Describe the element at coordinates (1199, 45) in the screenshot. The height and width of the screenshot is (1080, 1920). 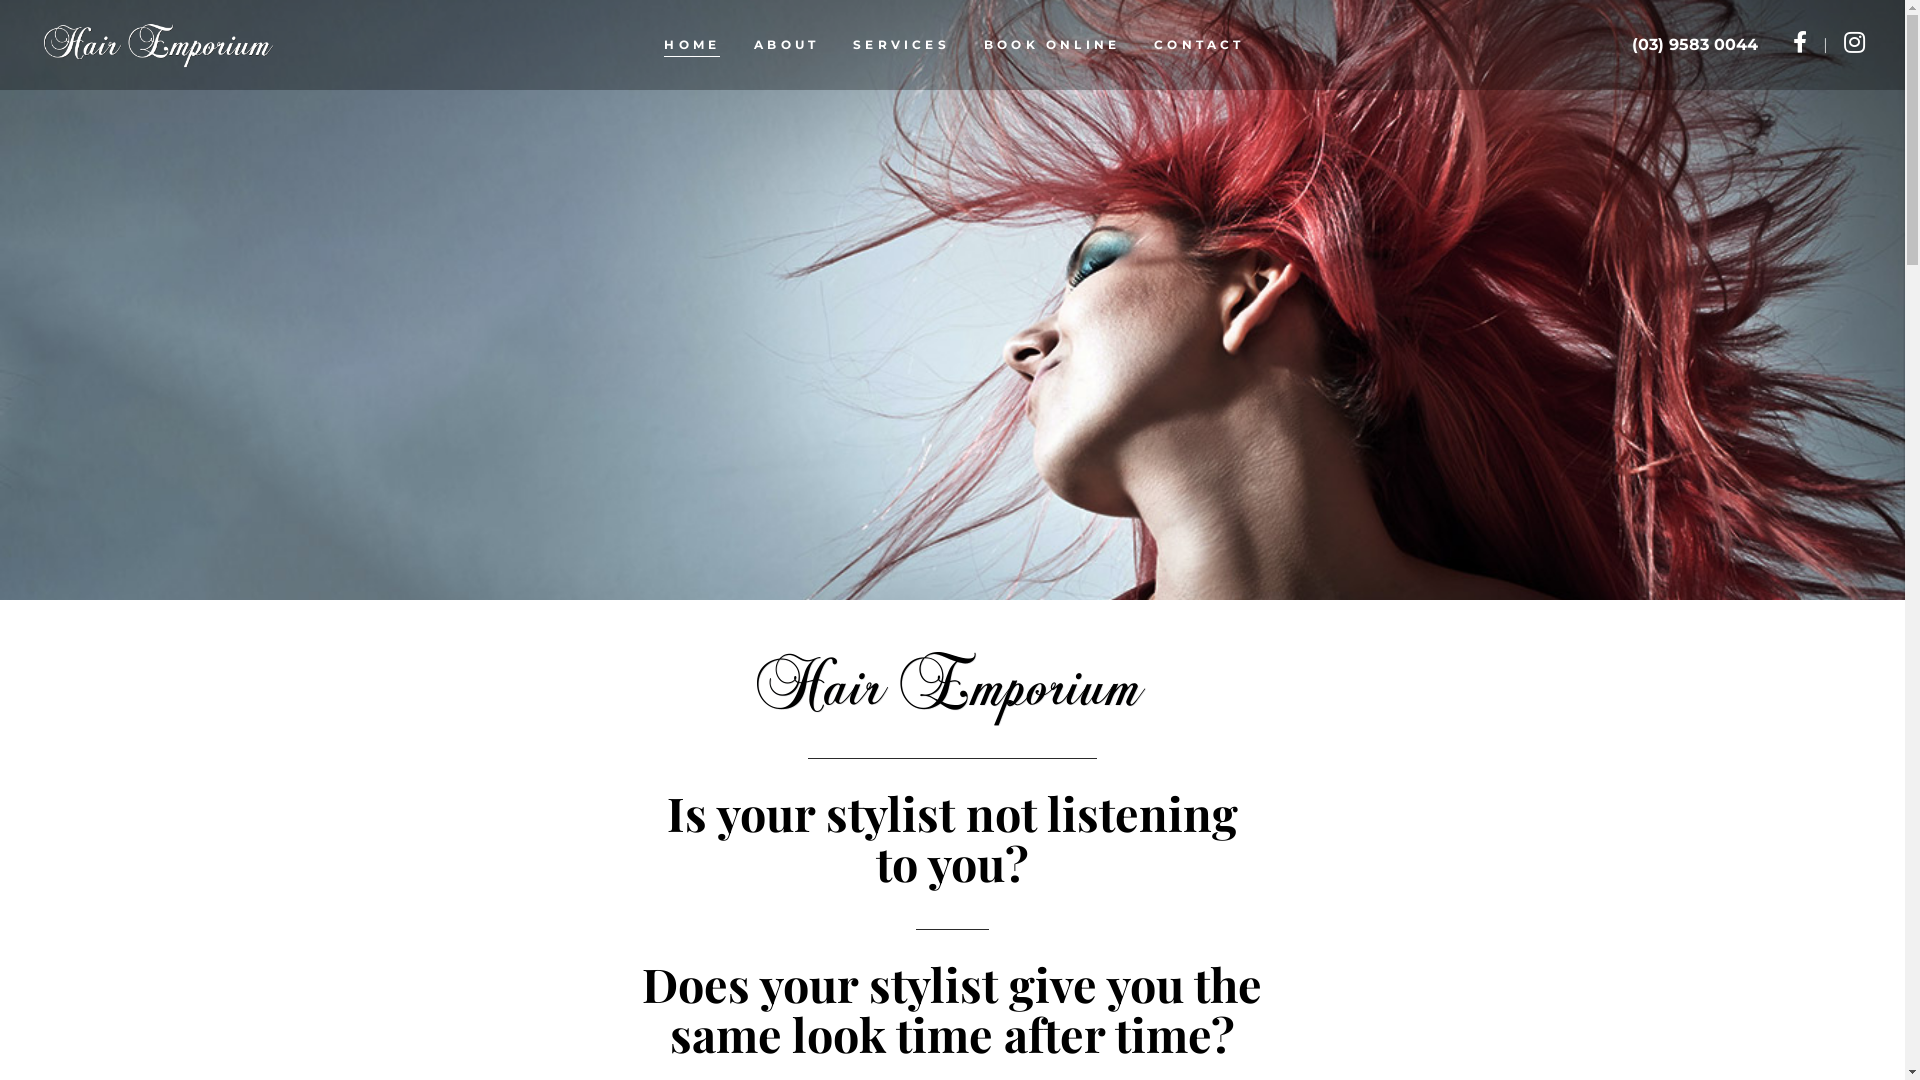
I see `'CONTACT'` at that location.